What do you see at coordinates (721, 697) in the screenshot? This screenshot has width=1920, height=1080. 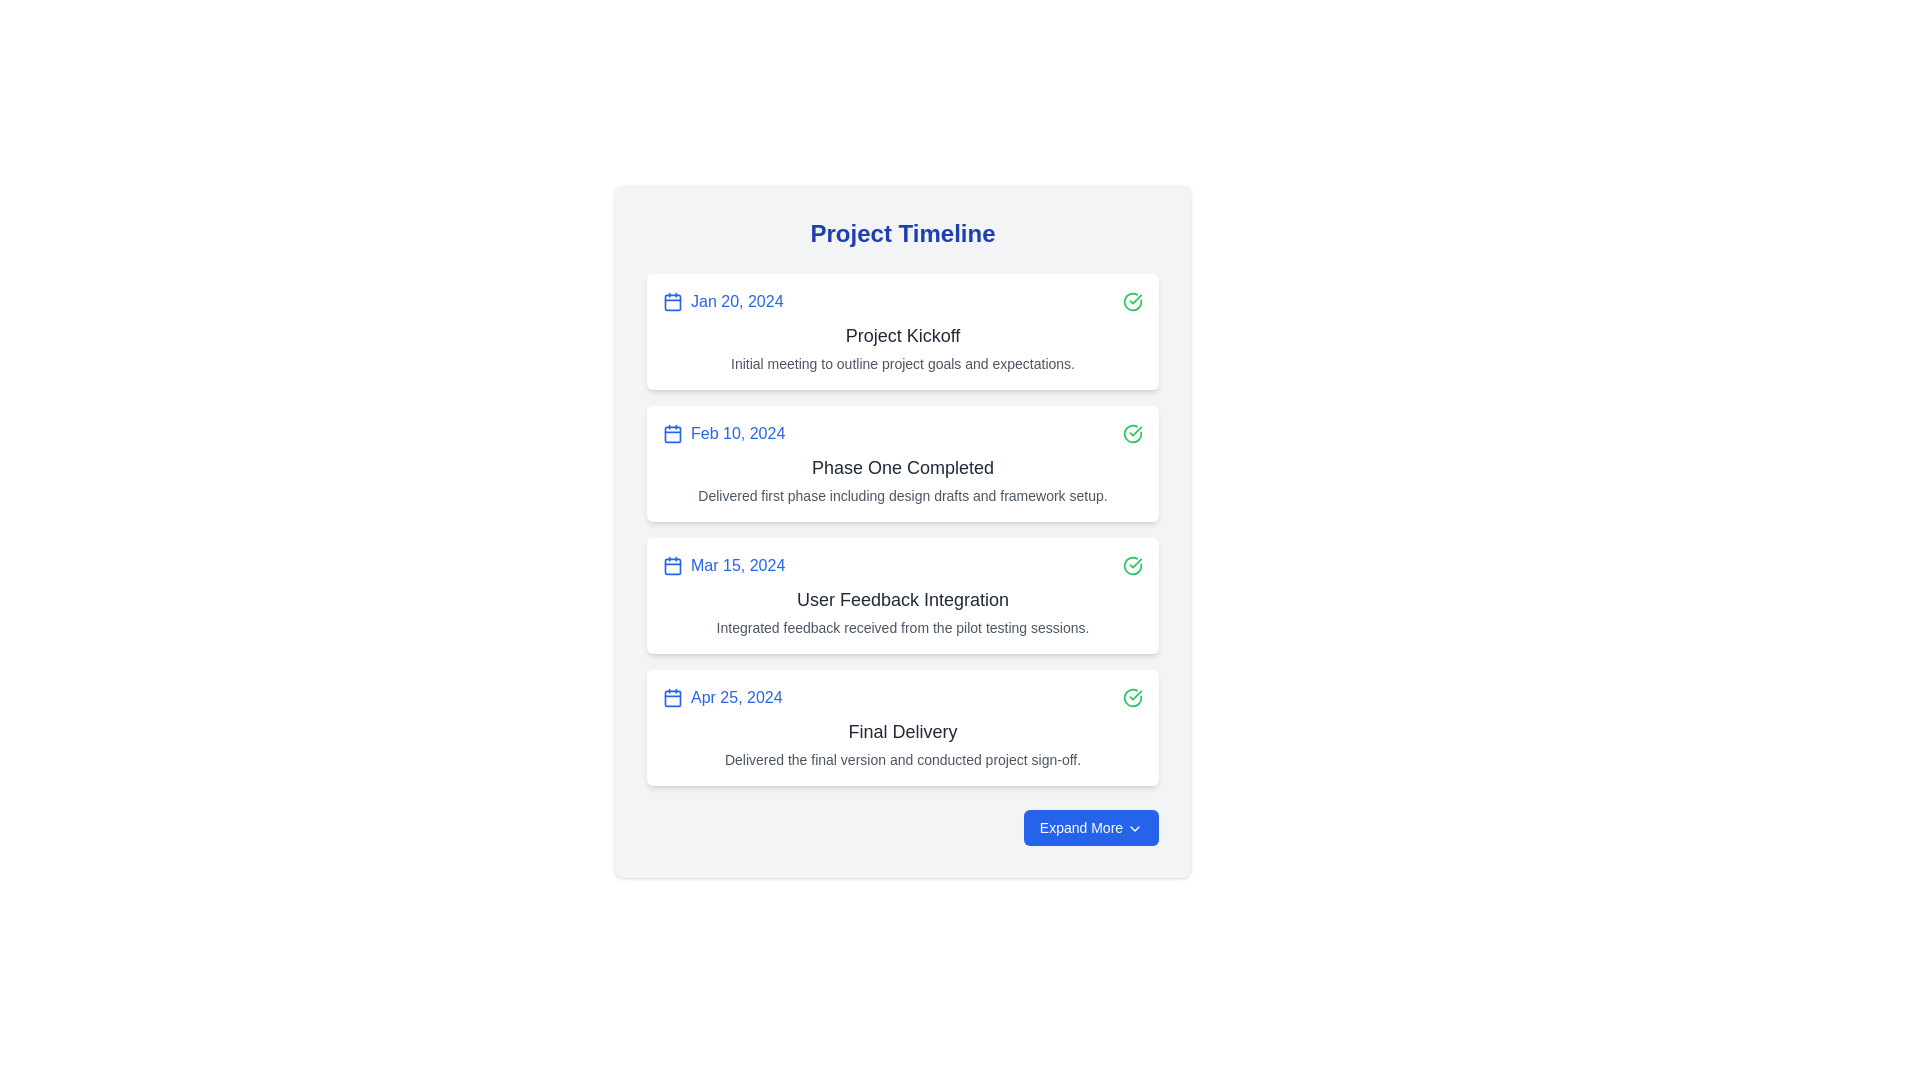 I see `the text label displaying the due date for the timeline event located in the last timeline entry under the date 'Apr 25, 2024'` at bounding box center [721, 697].